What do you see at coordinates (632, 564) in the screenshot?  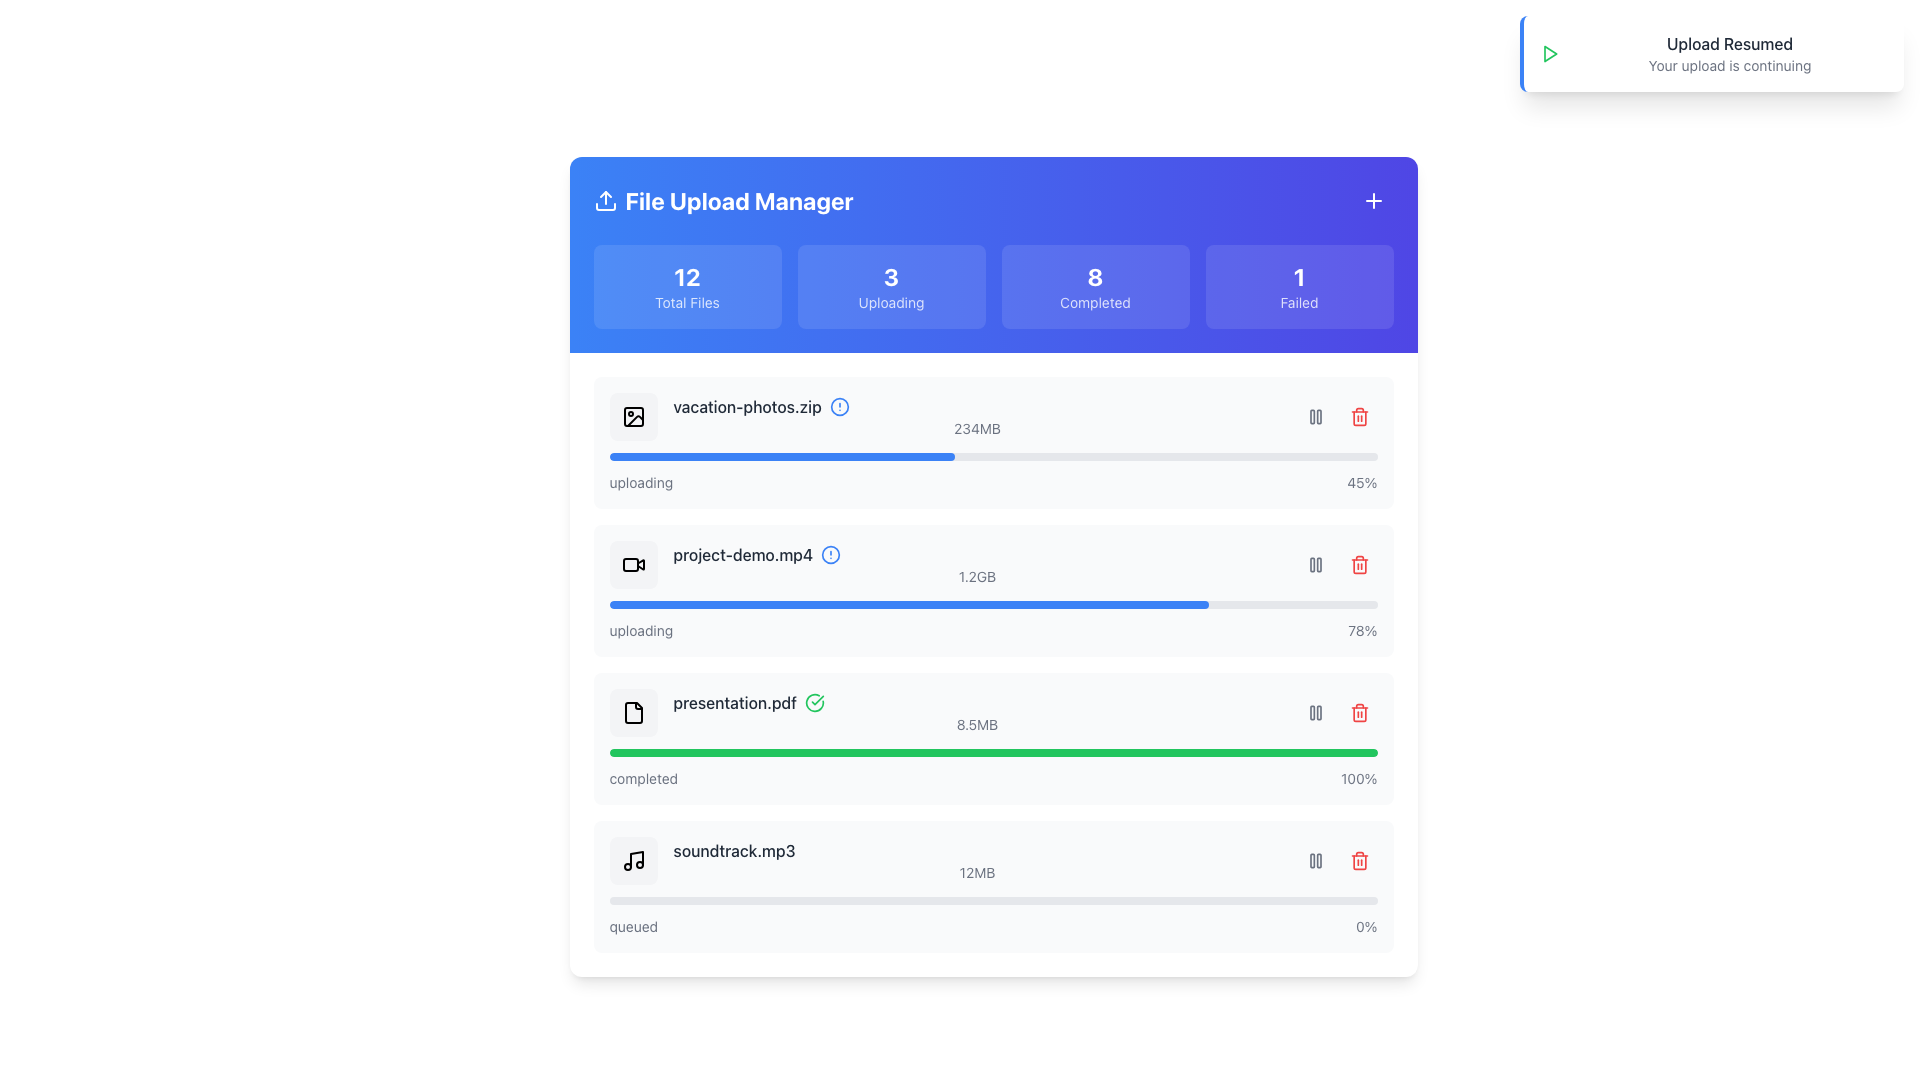 I see `the video file icon located in the second row of the main content area, which is represented by a light gray circular background` at bounding box center [632, 564].